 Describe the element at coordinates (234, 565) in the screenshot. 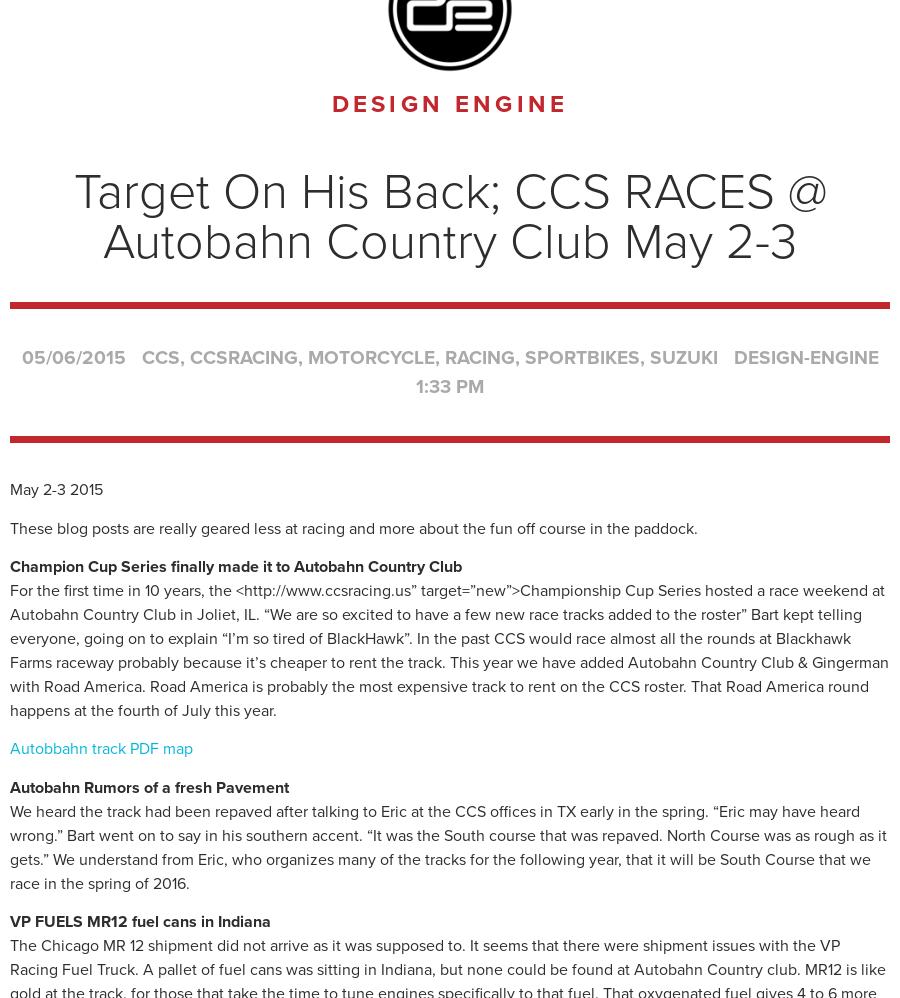

I see `'Champion Cup Series finally made it to Autobahn Country Club'` at that location.